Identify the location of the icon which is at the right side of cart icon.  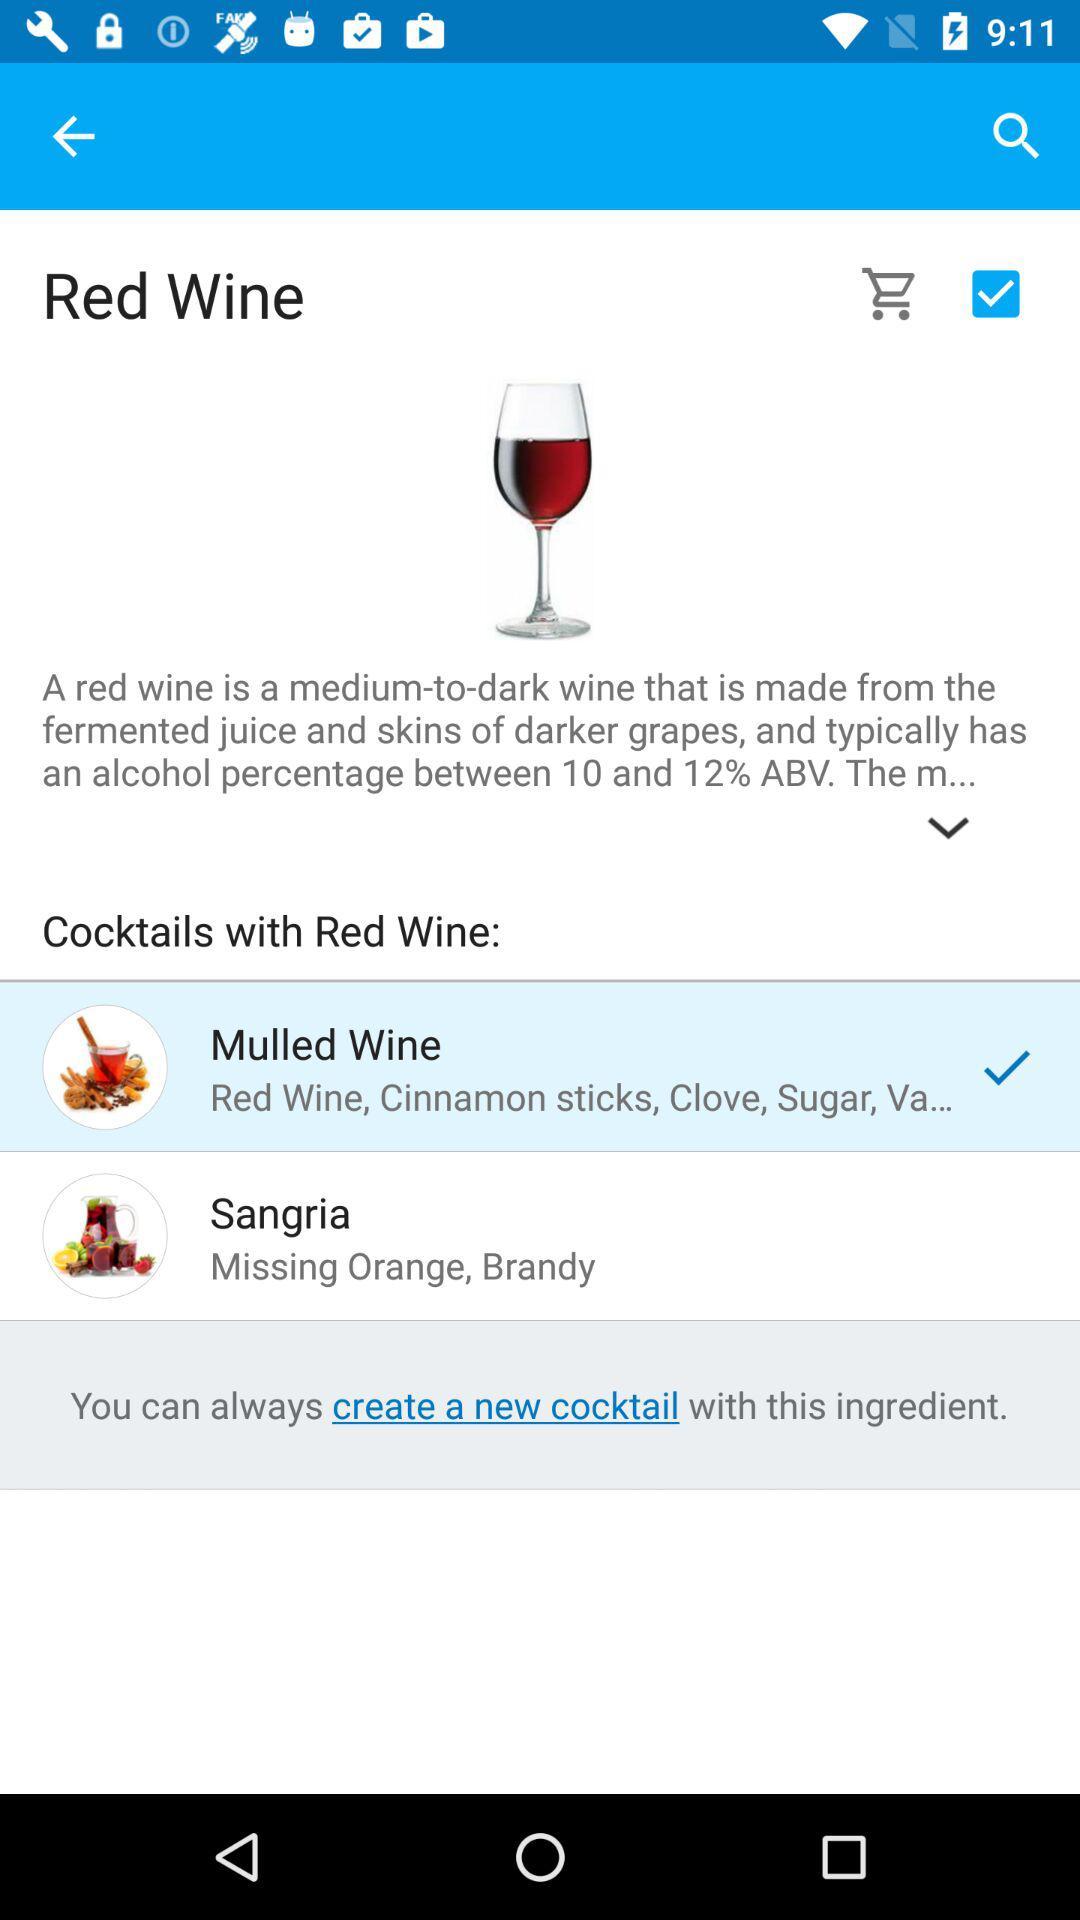
(995, 292).